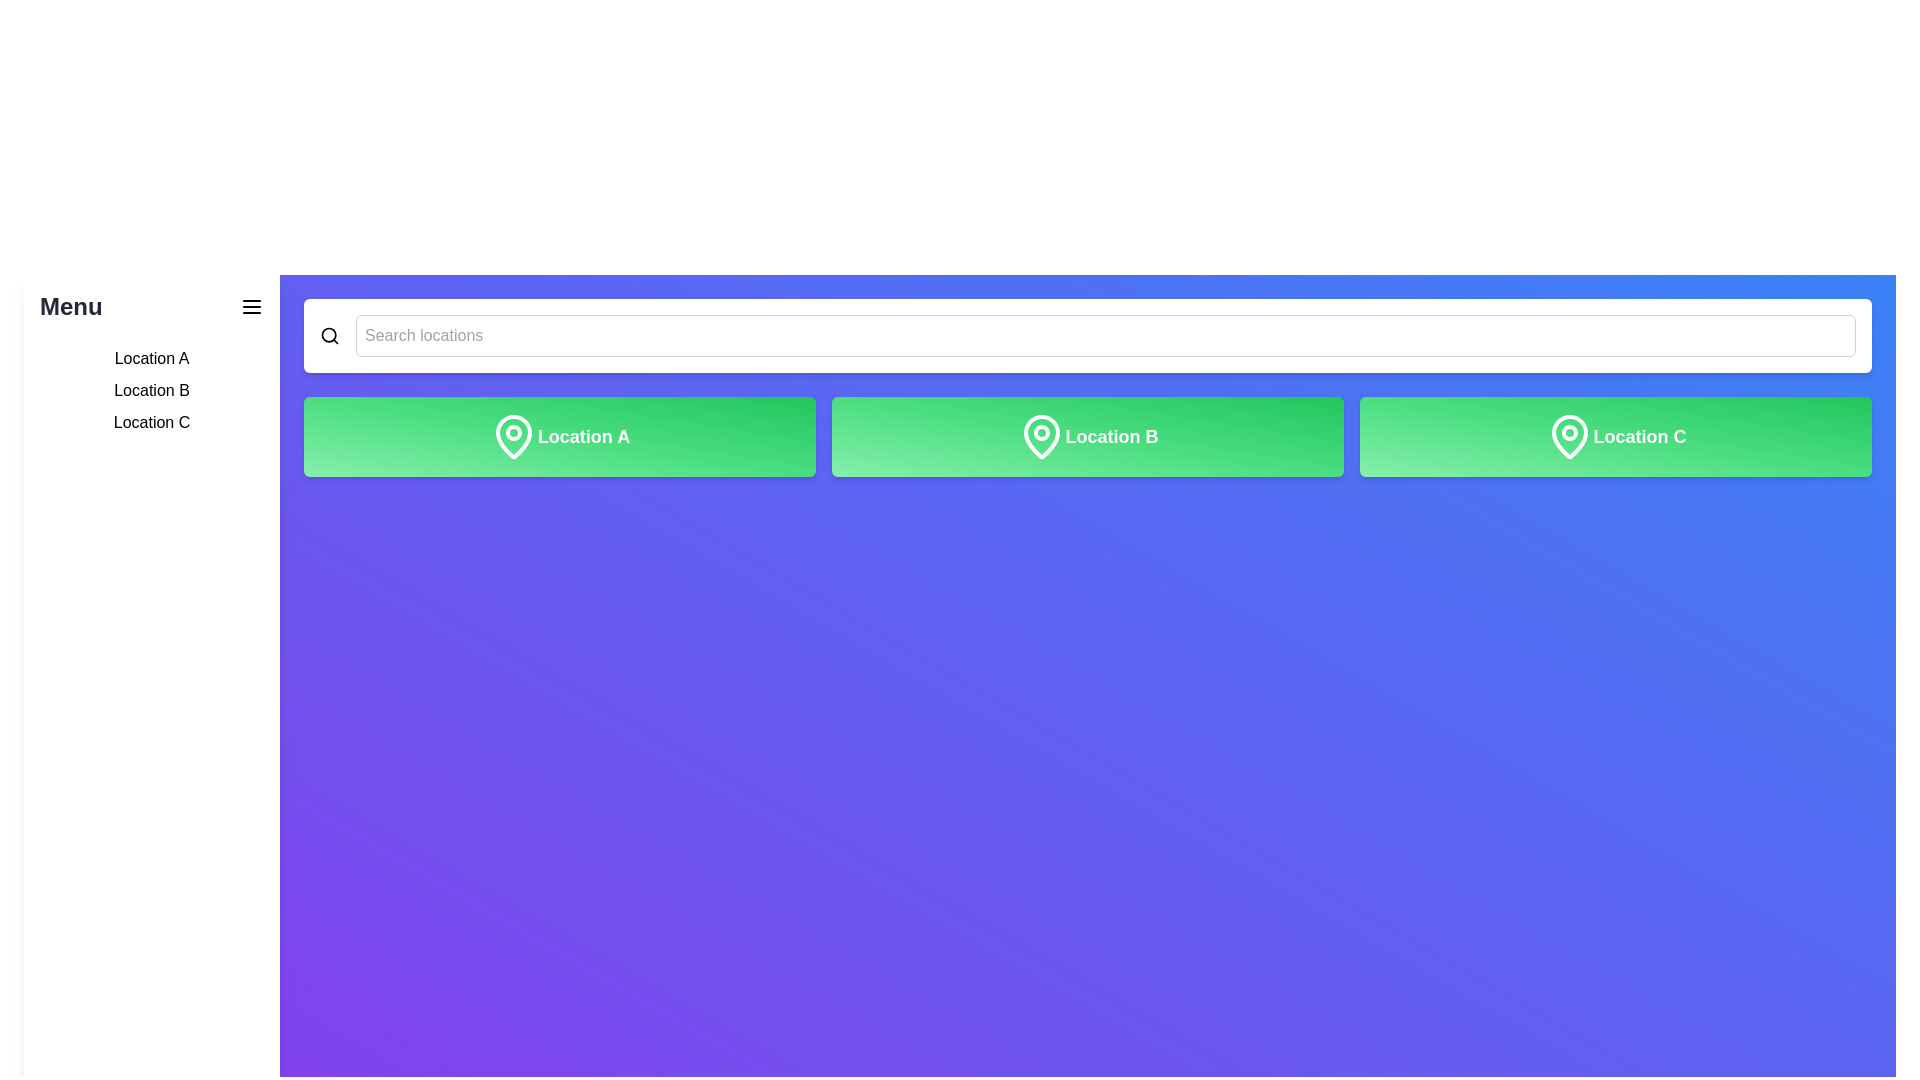 The width and height of the screenshot is (1920, 1080). I want to click on the 'Location B' button, which is a rectangular button with a gradient green background and contains white bold text and a map pin icon, located in the middle of a horizontally aligned grid below the search bar, so click(1087, 435).